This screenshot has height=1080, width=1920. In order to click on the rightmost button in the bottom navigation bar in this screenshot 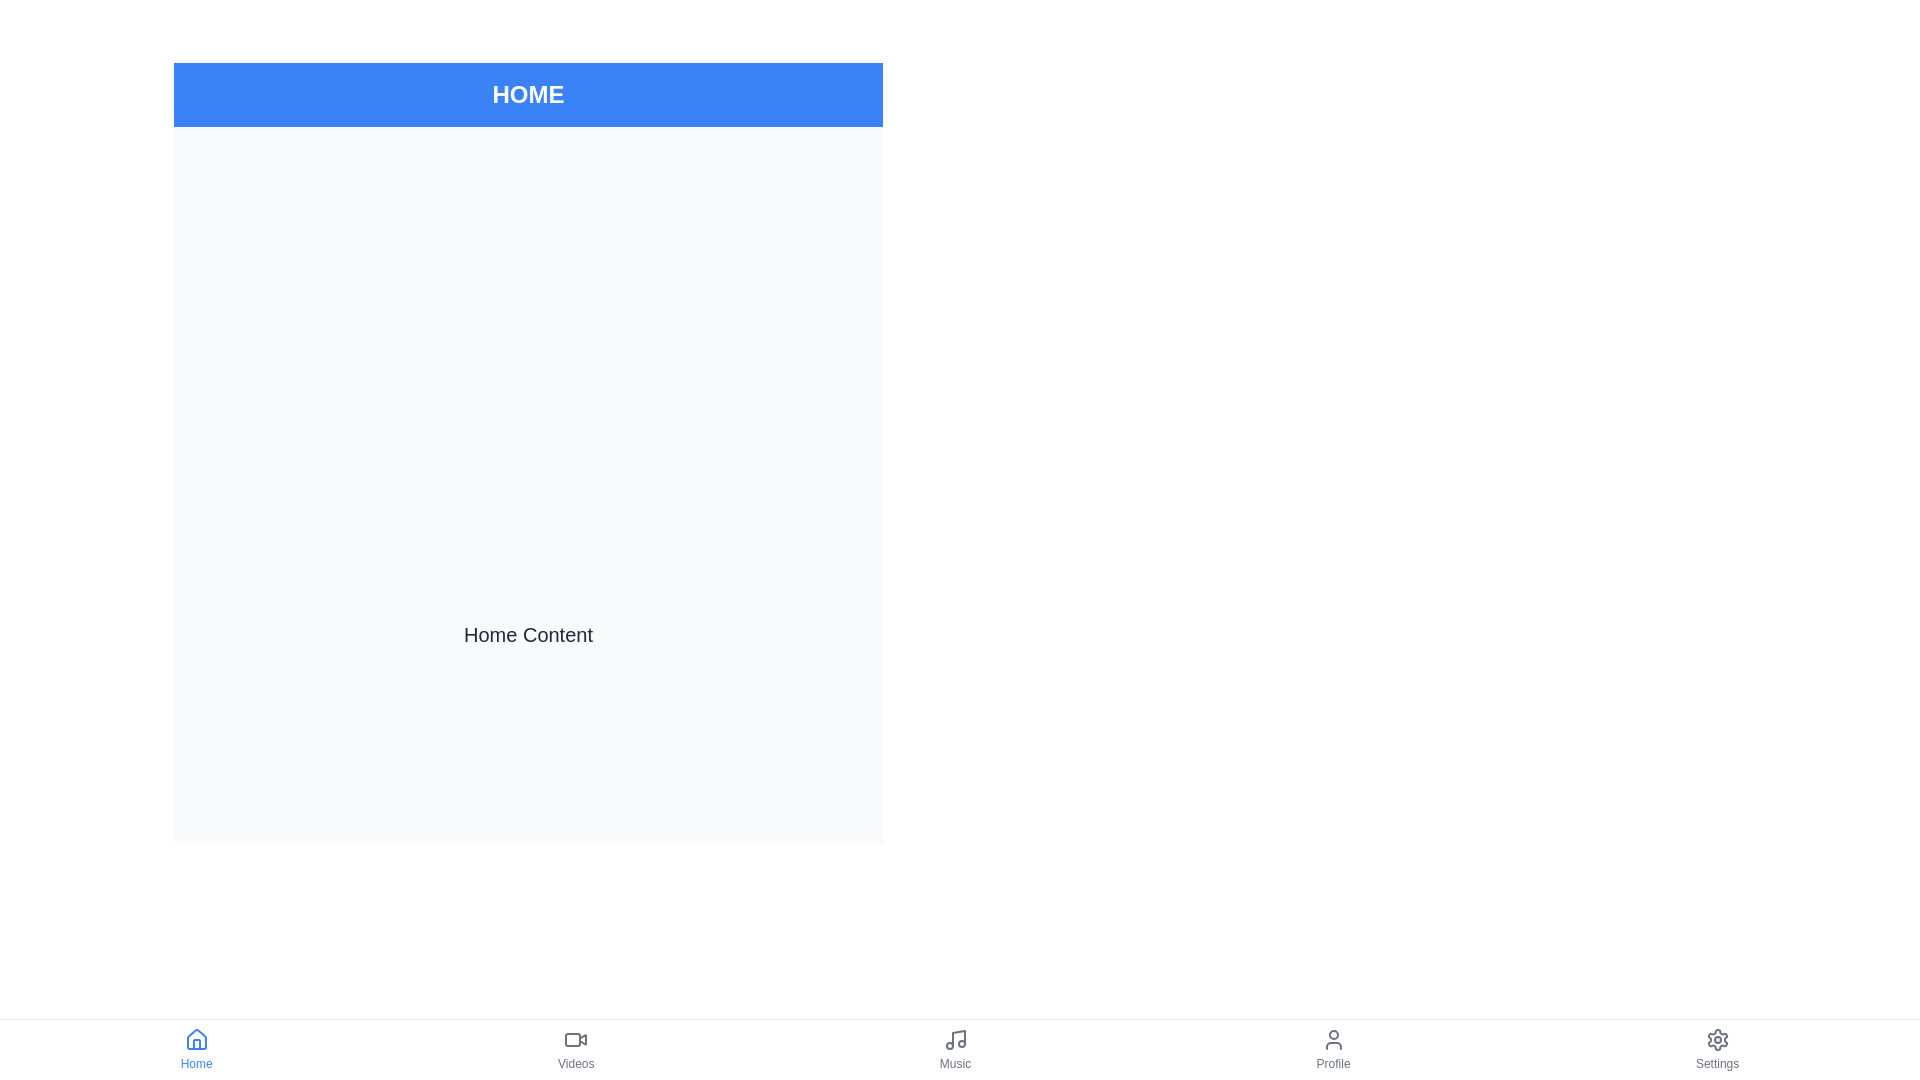, I will do `click(1716, 1048)`.